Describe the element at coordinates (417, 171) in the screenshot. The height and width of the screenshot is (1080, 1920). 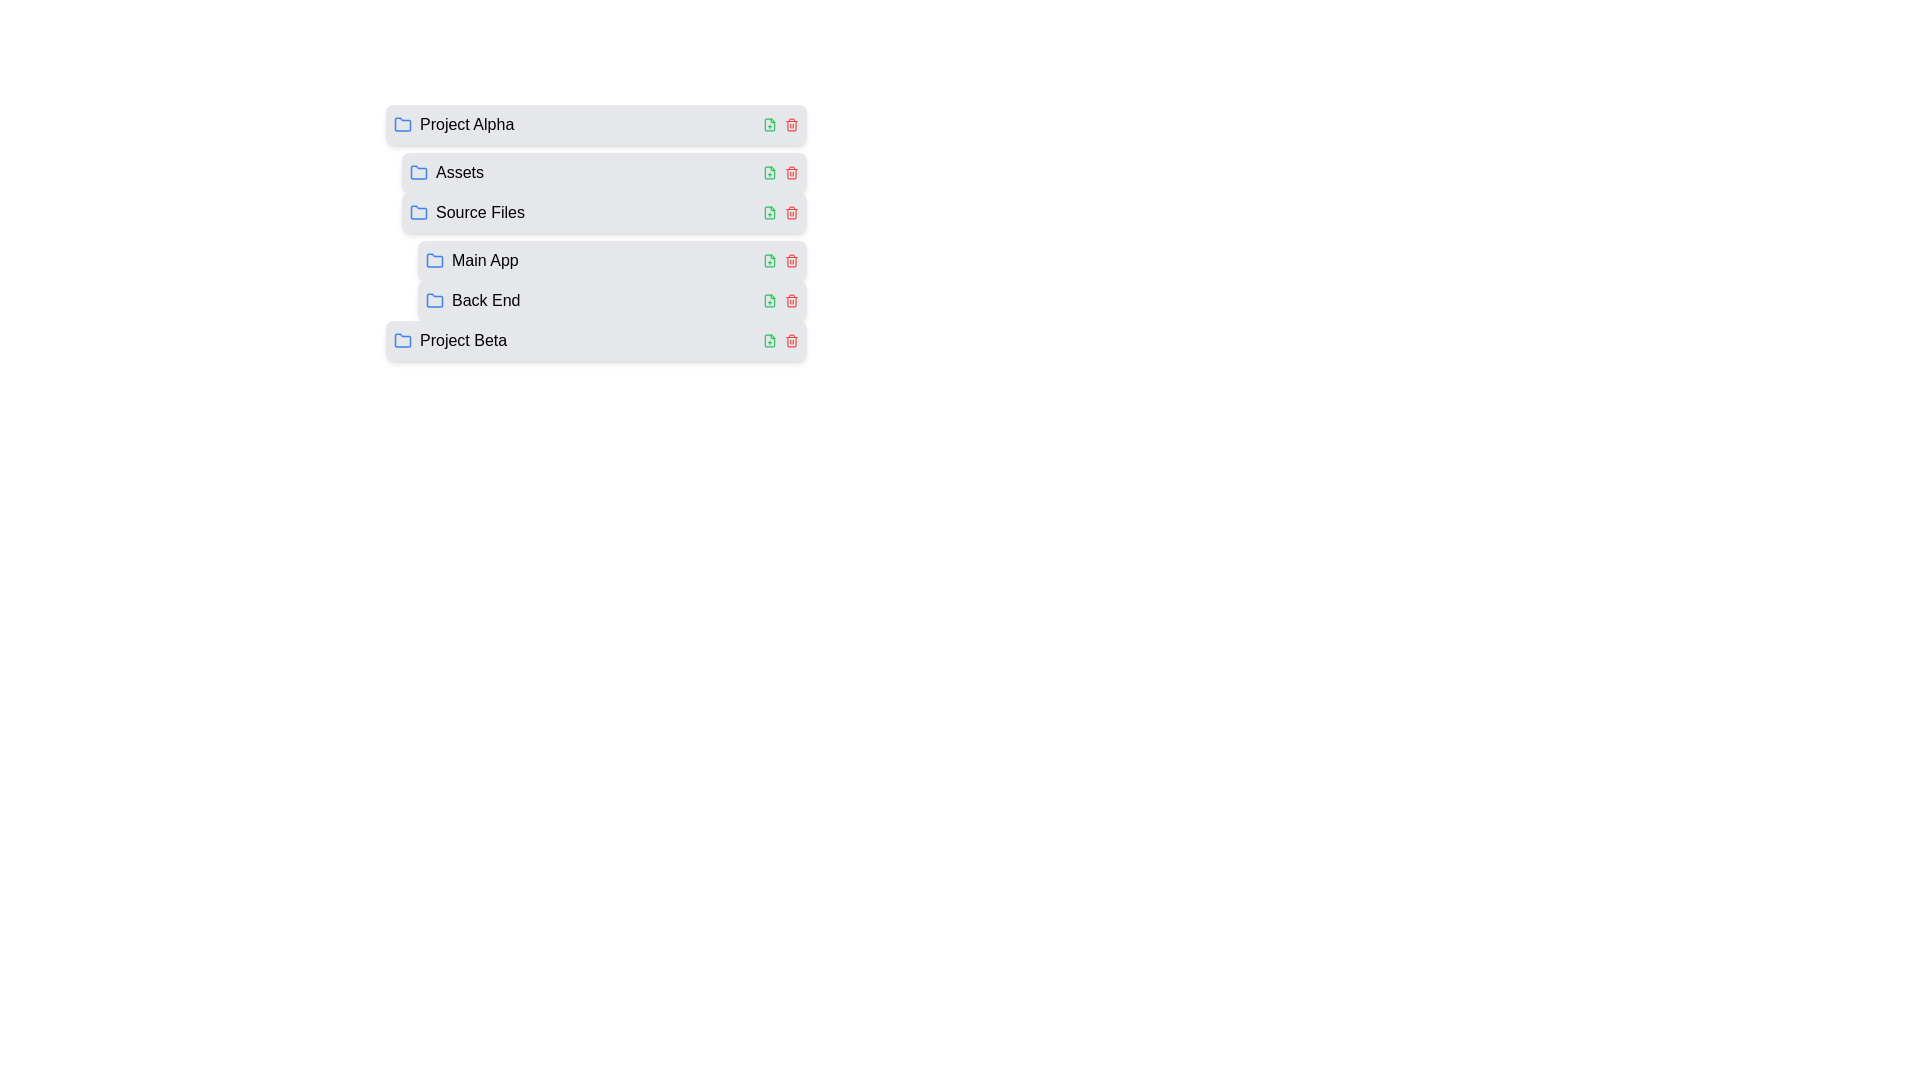
I see `the folder icon representing 'Assets' located in the second row under the 'Project Alpha' heading` at that location.